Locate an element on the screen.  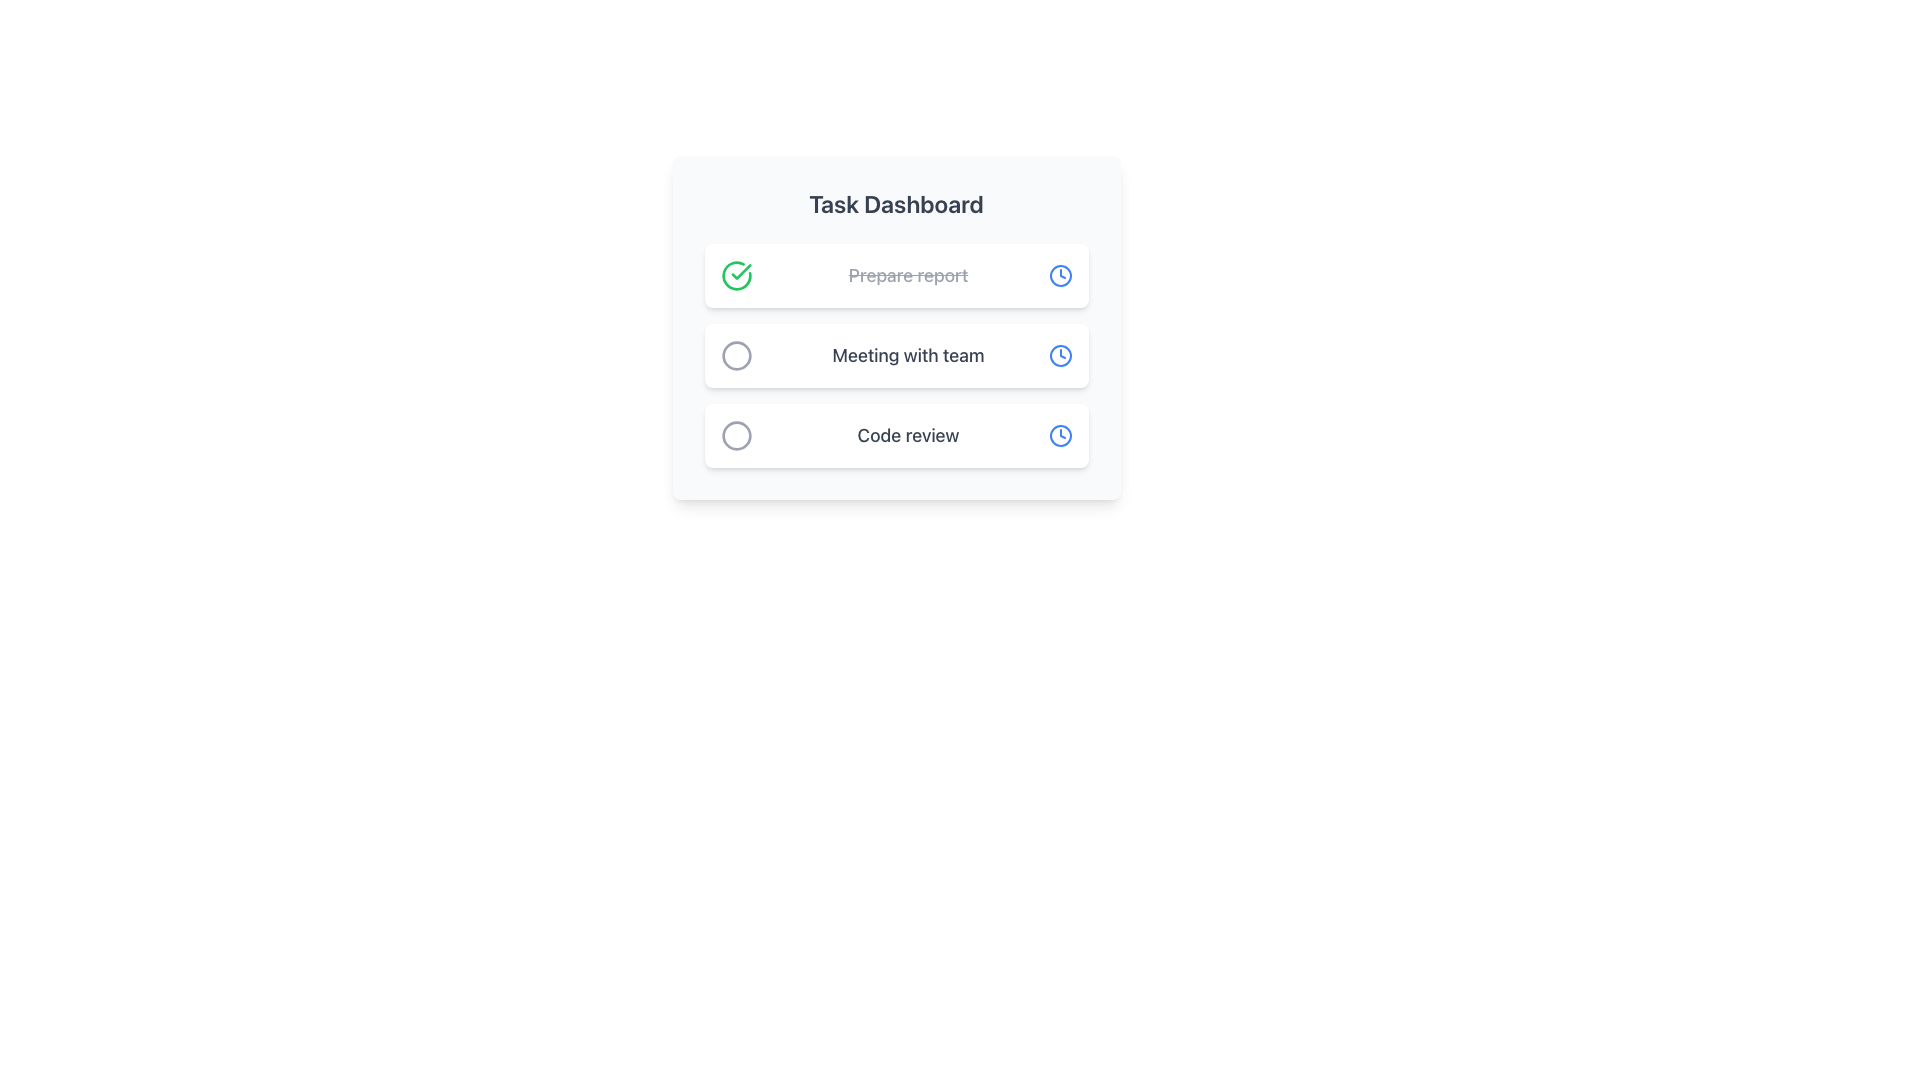
the text label displaying 'Code review', which is located on the right side of a circular checkbox in the task list interface is located at coordinates (907, 434).